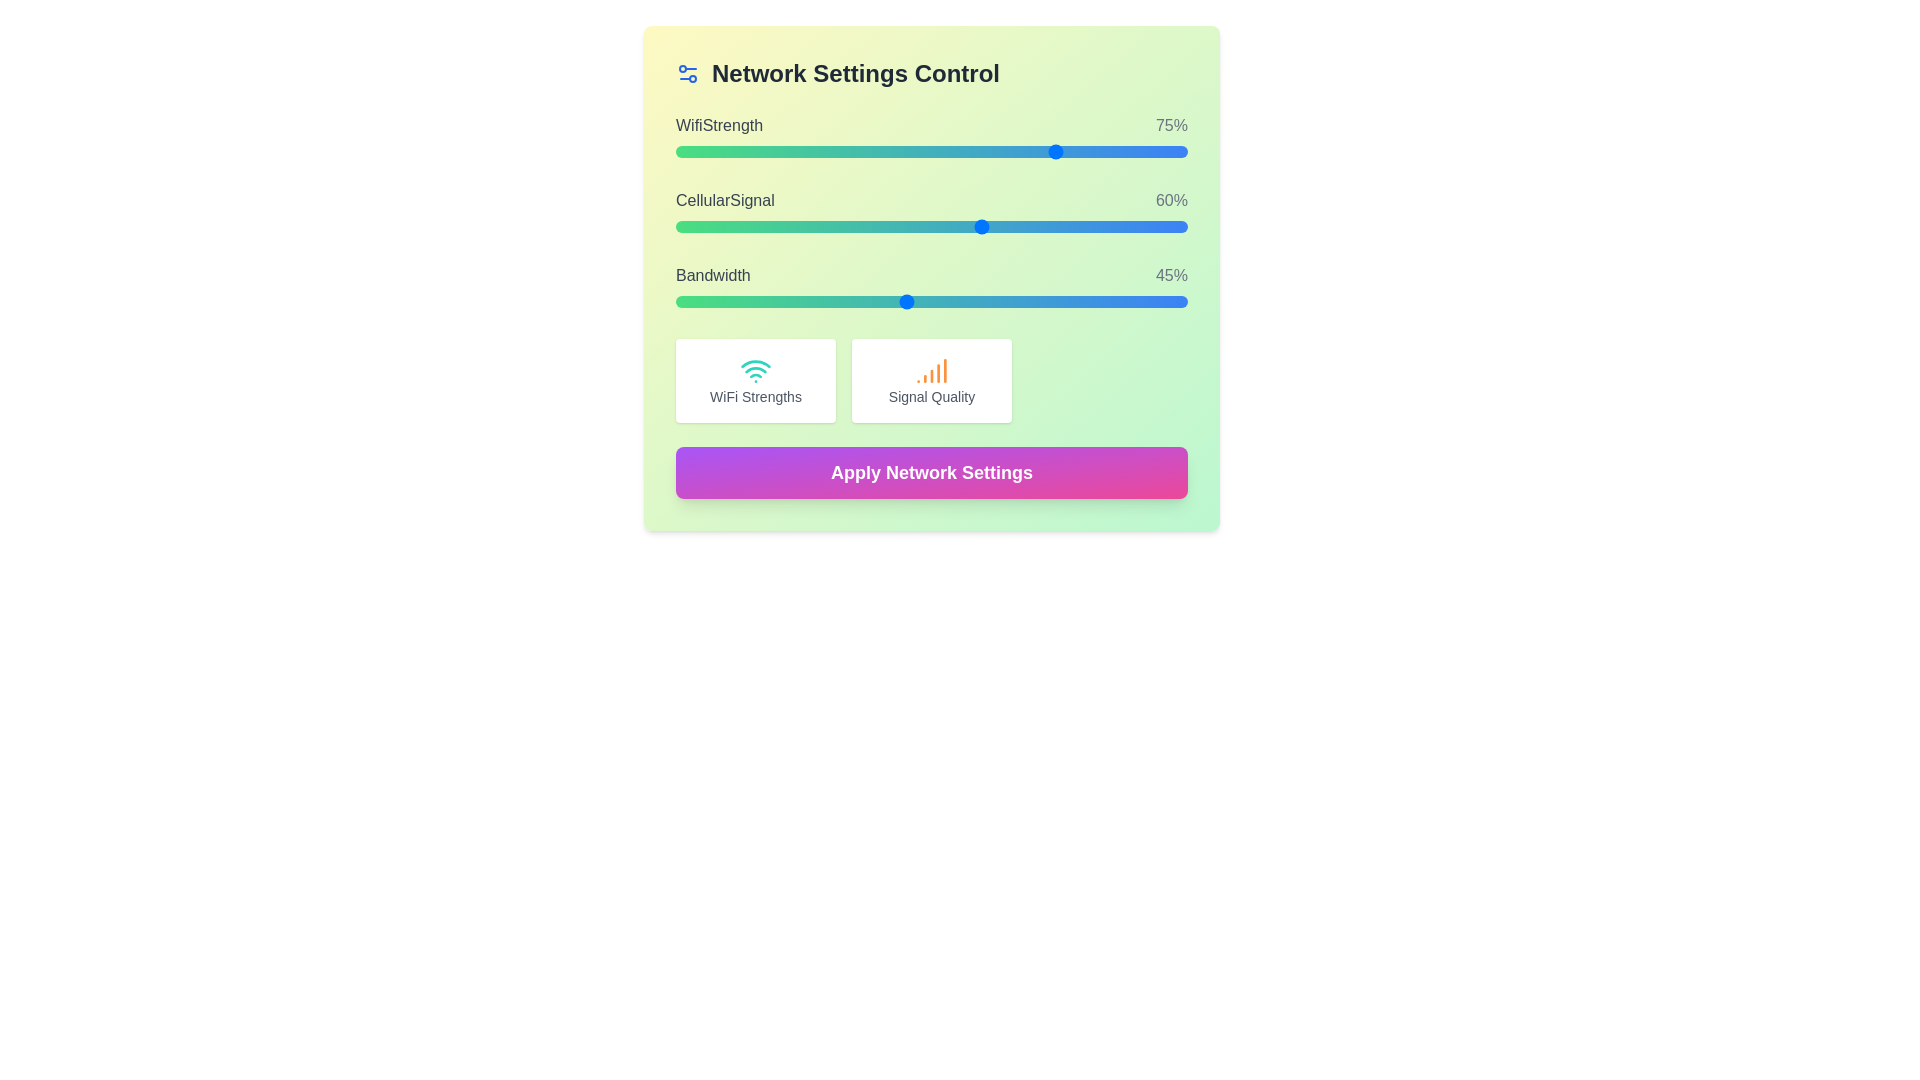  What do you see at coordinates (1171, 200) in the screenshot?
I see `the numeric percentage value '60%' displayed in light gray font, located in the second row of the settings control interface, aligned to the right of the 'CellularSignal' label and slider component` at bounding box center [1171, 200].